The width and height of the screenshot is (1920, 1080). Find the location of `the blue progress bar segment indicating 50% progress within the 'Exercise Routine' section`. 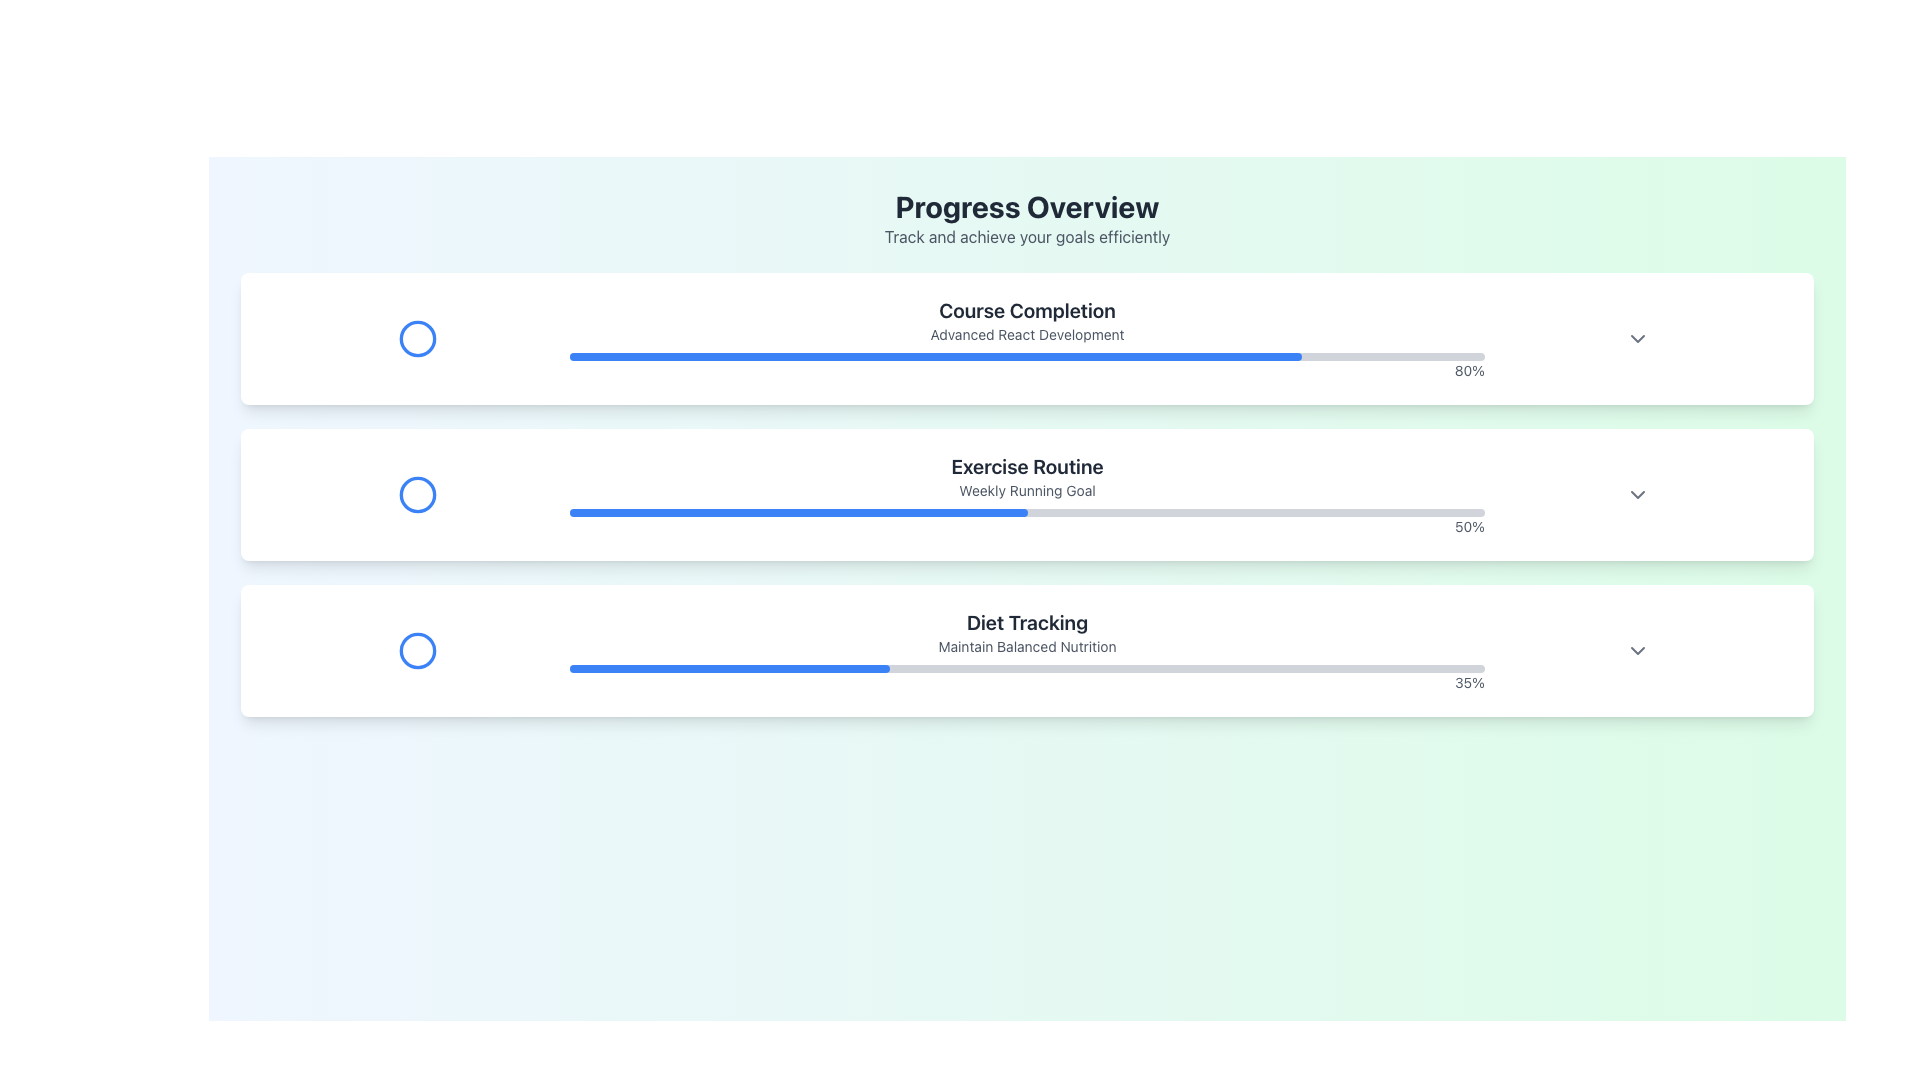

the blue progress bar segment indicating 50% progress within the 'Exercise Routine' section is located at coordinates (797, 512).